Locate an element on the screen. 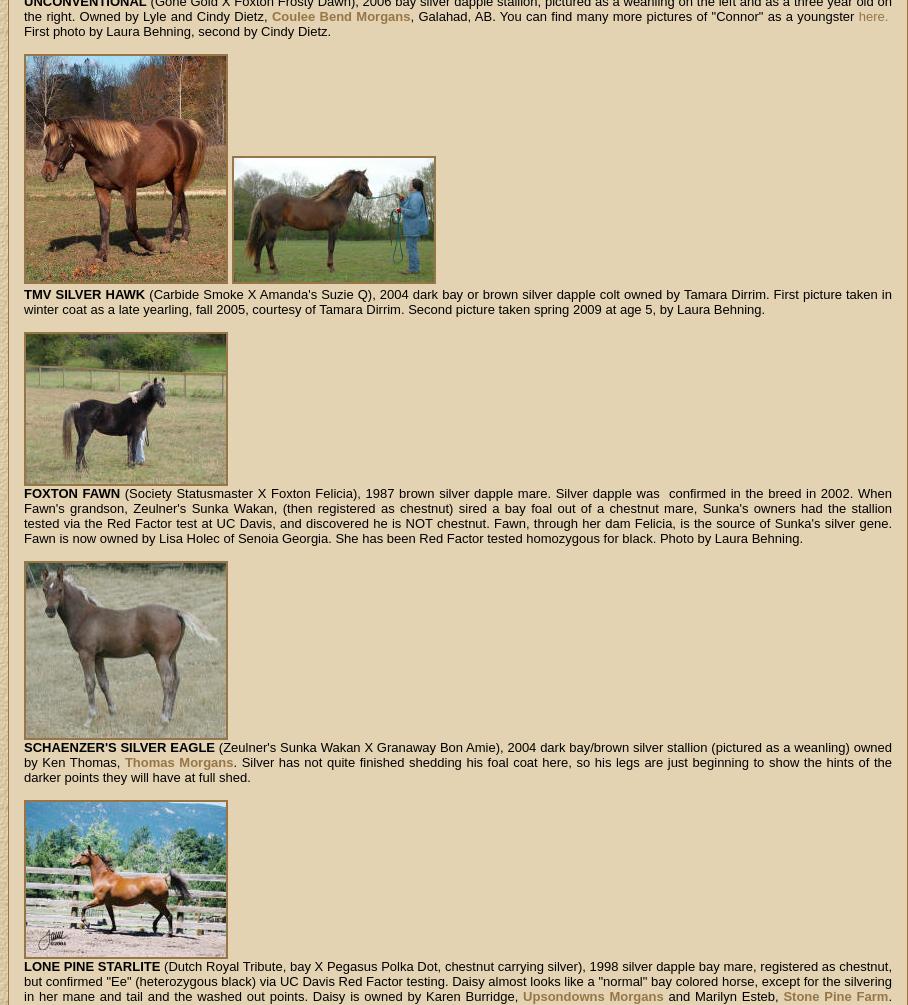  '. Silver has not quite finished shedding his foal coat here, so his legs are just beginning to show the hints of the darker points they will have at full shed.' is located at coordinates (456, 770).